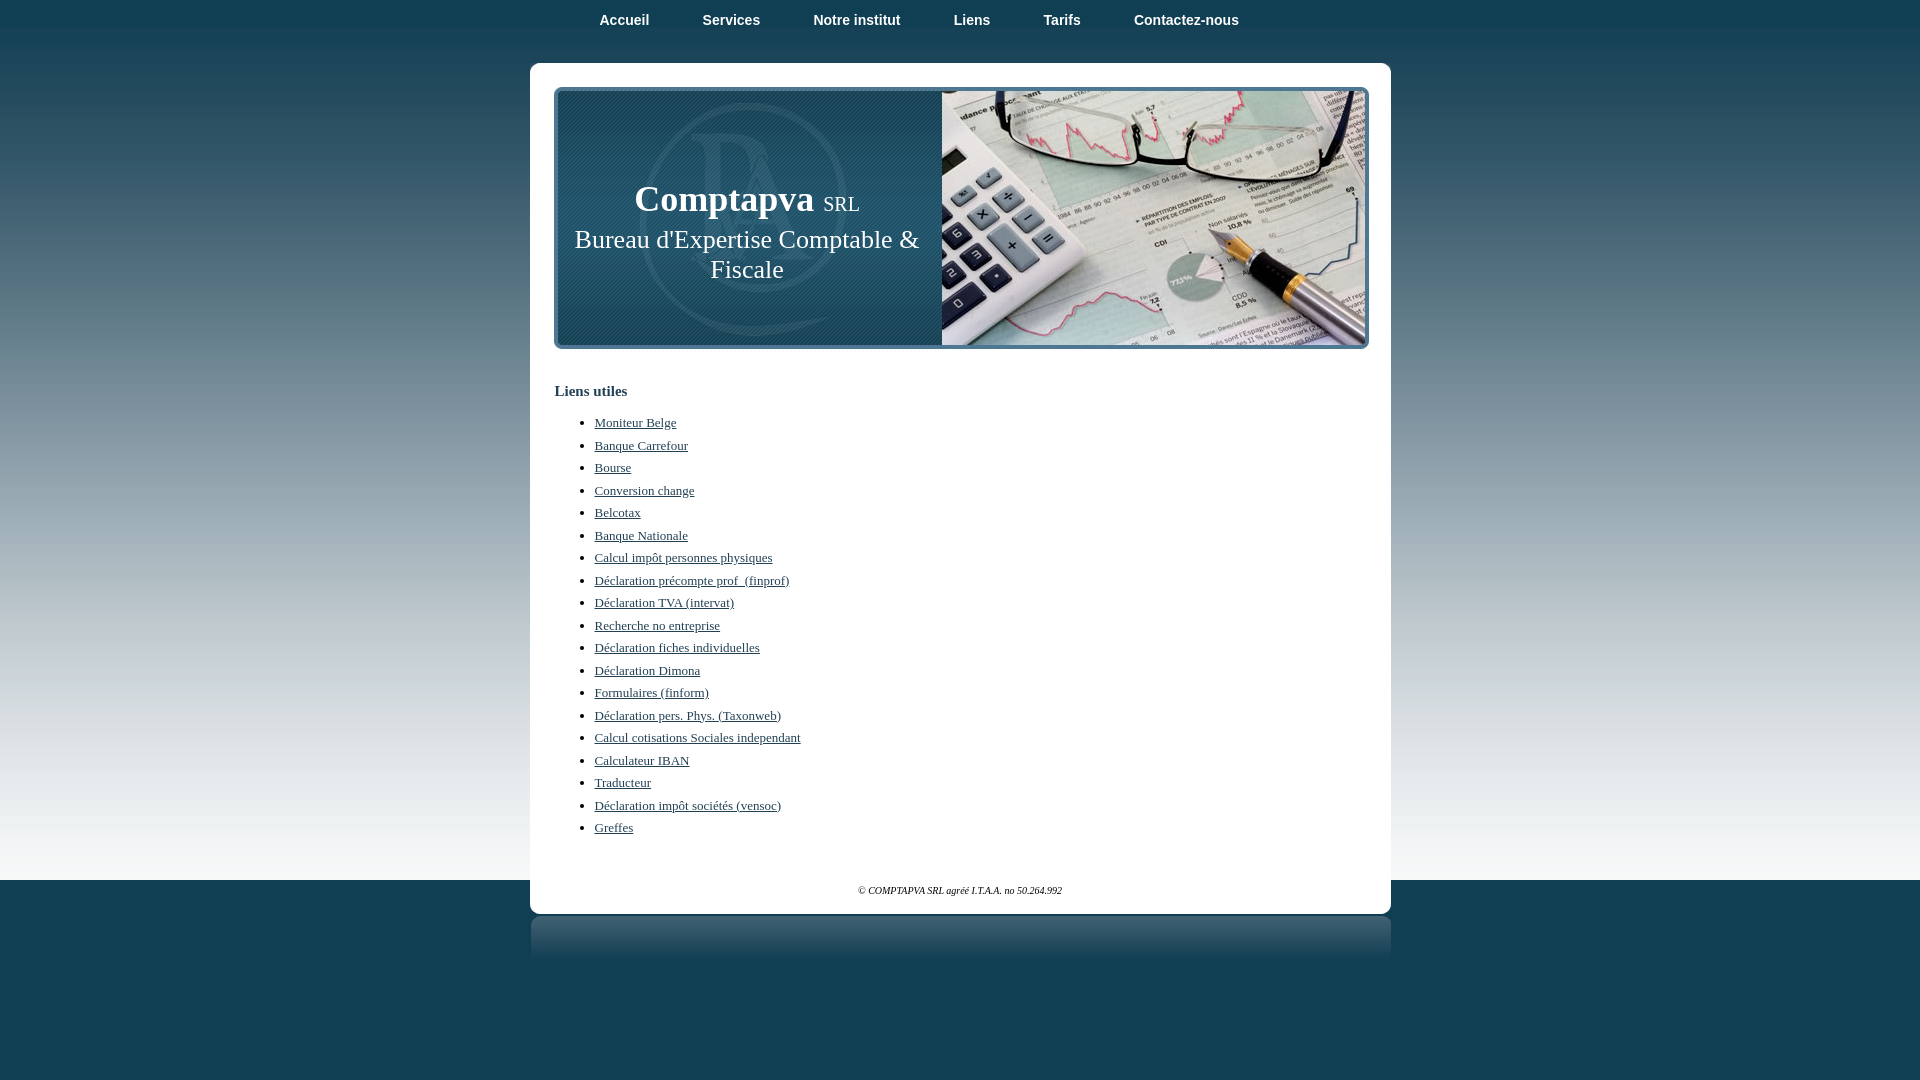  What do you see at coordinates (643, 489) in the screenshot?
I see `'Conversion change'` at bounding box center [643, 489].